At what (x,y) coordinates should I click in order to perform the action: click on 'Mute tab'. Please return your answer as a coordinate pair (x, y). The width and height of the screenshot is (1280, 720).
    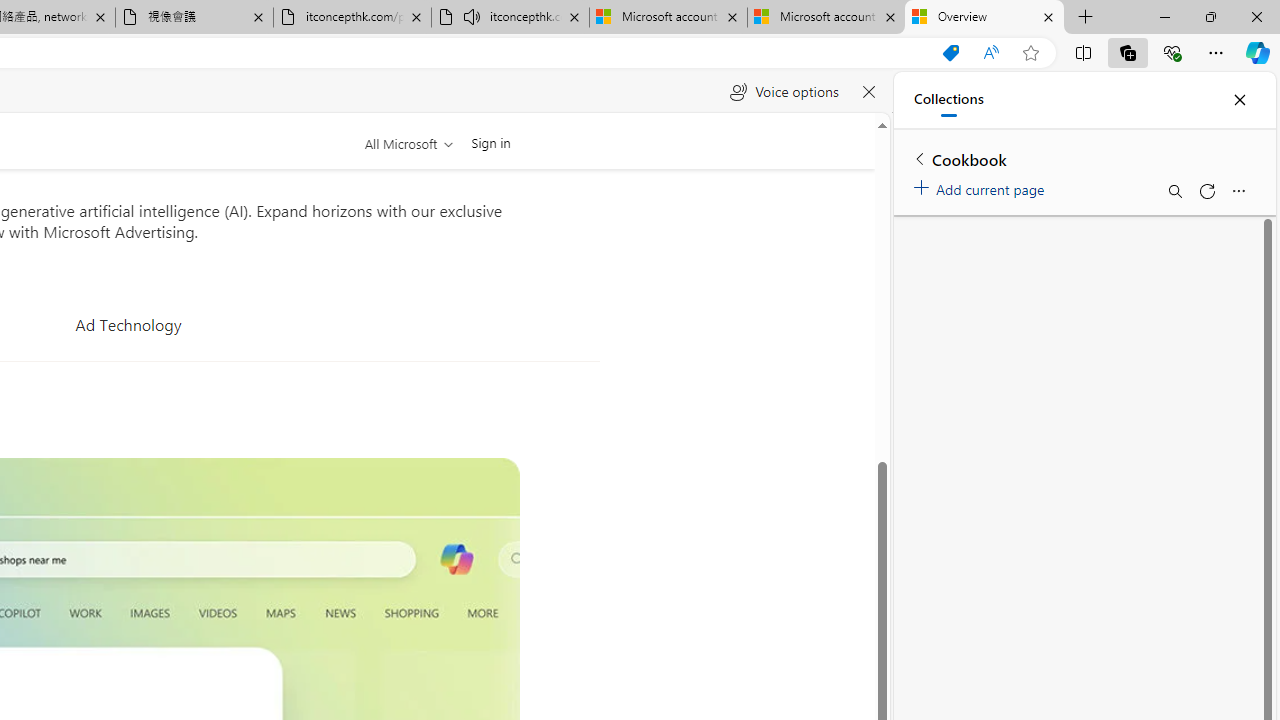
    Looking at the image, I should click on (470, 16).